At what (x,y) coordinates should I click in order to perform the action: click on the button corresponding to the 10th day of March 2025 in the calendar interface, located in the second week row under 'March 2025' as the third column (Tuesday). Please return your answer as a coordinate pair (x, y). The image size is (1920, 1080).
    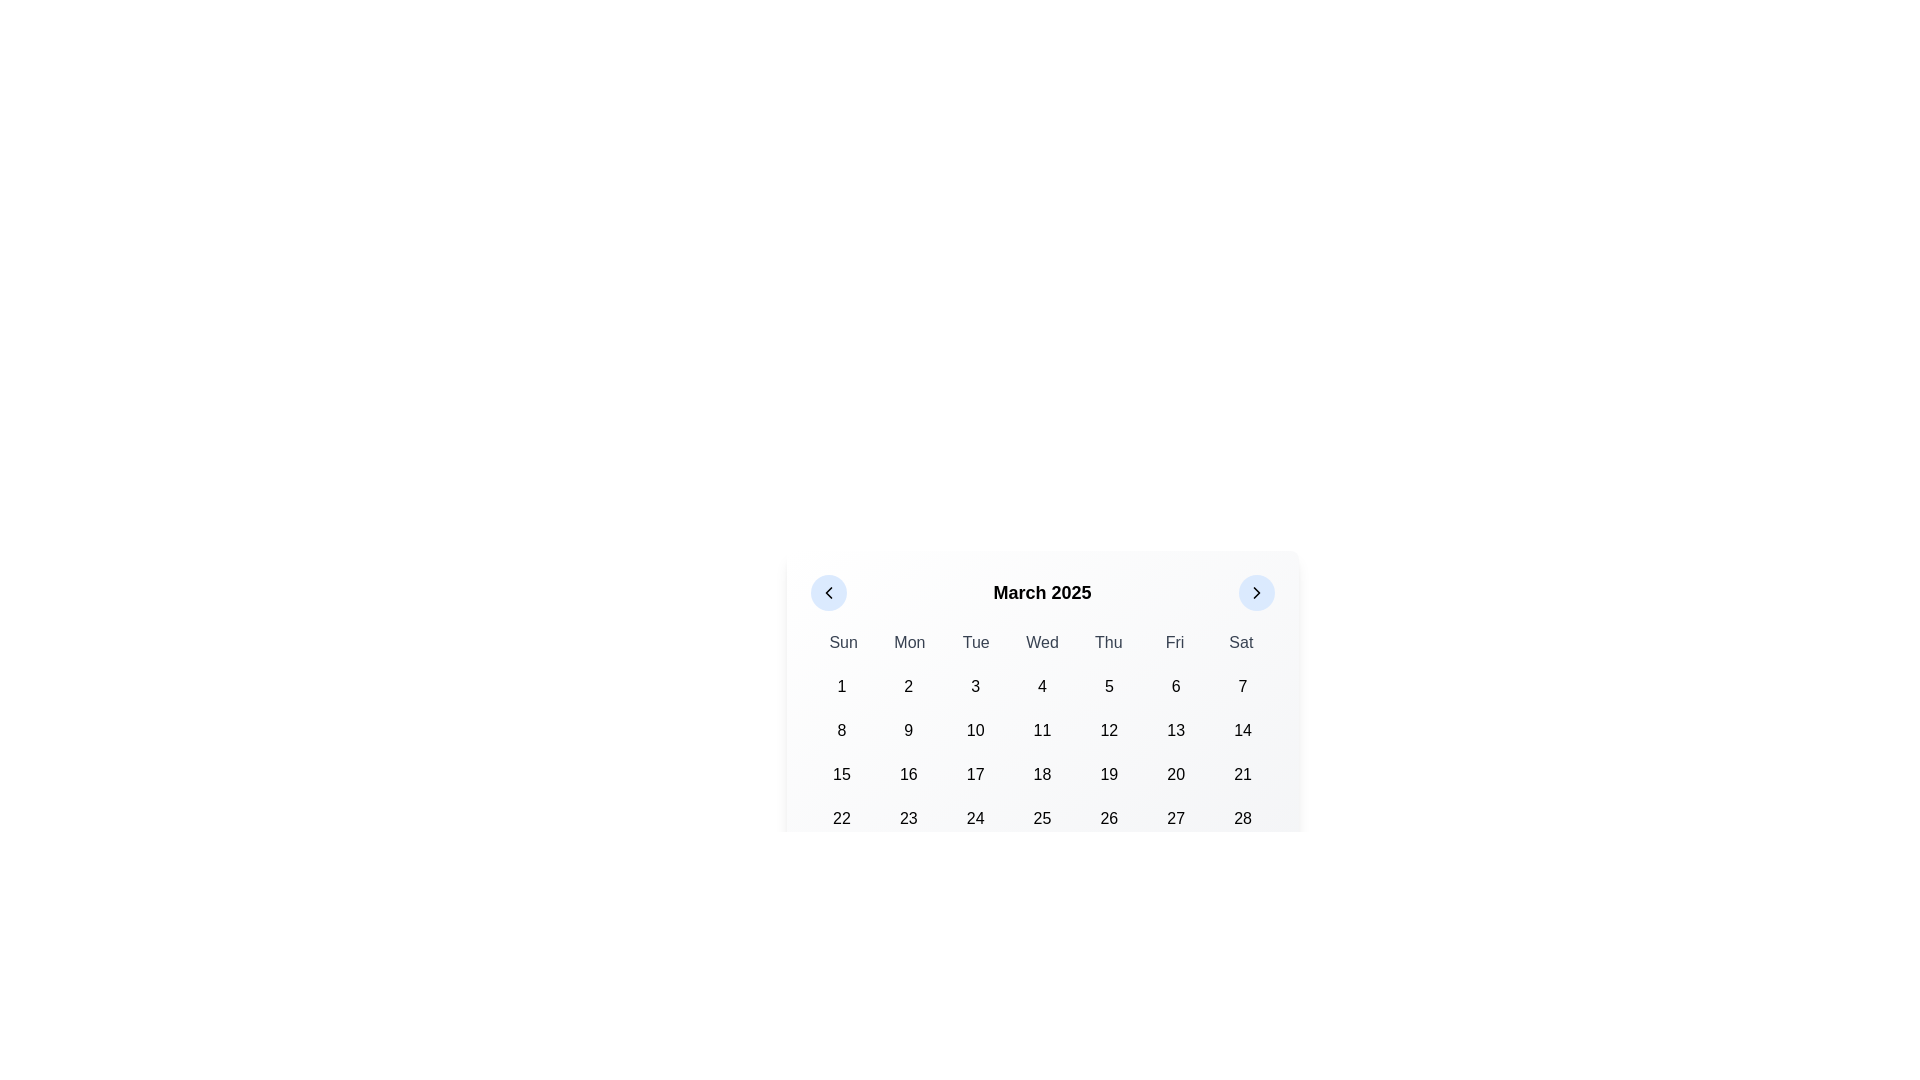
    Looking at the image, I should click on (975, 731).